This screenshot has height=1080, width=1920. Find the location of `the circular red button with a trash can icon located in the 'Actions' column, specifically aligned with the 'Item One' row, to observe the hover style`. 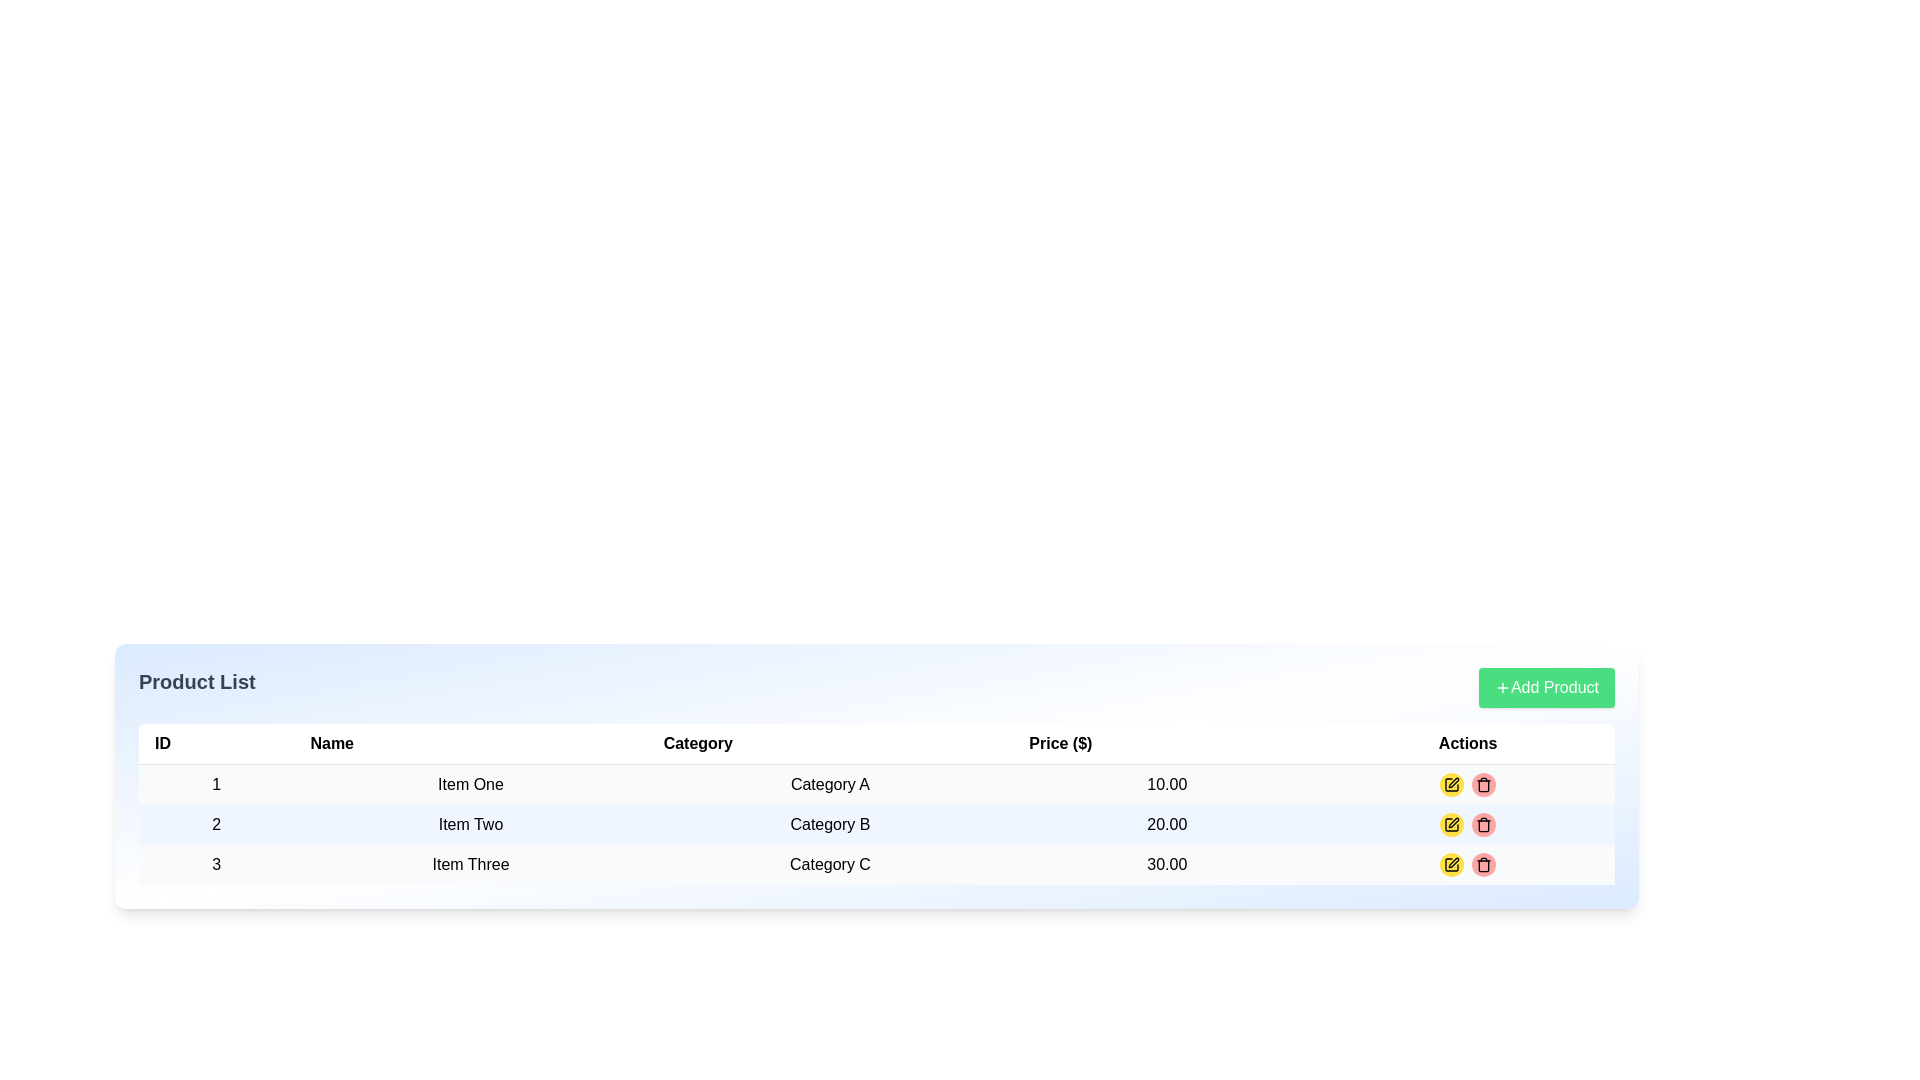

the circular red button with a trash can icon located in the 'Actions' column, specifically aligned with the 'Item One' row, to observe the hover style is located at coordinates (1484, 784).